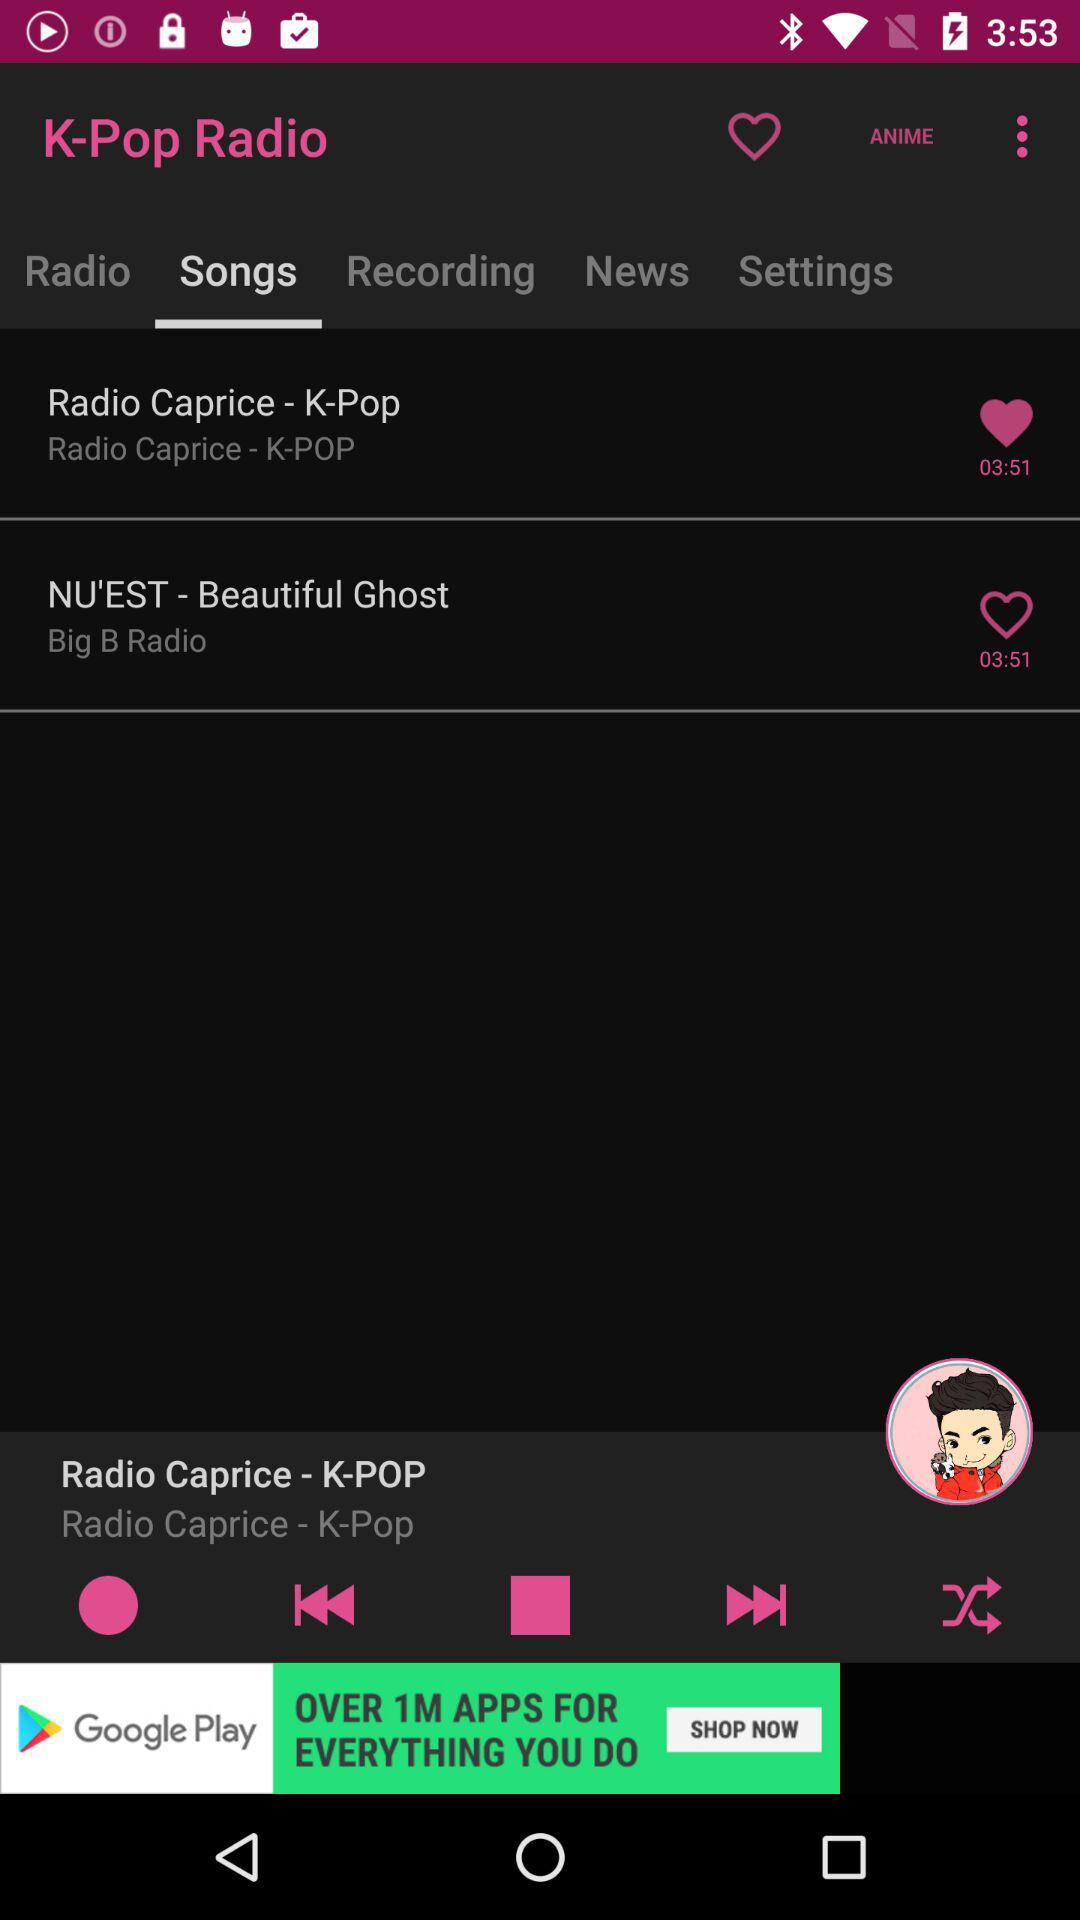  Describe the element at coordinates (816, 268) in the screenshot. I see `settings` at that location.